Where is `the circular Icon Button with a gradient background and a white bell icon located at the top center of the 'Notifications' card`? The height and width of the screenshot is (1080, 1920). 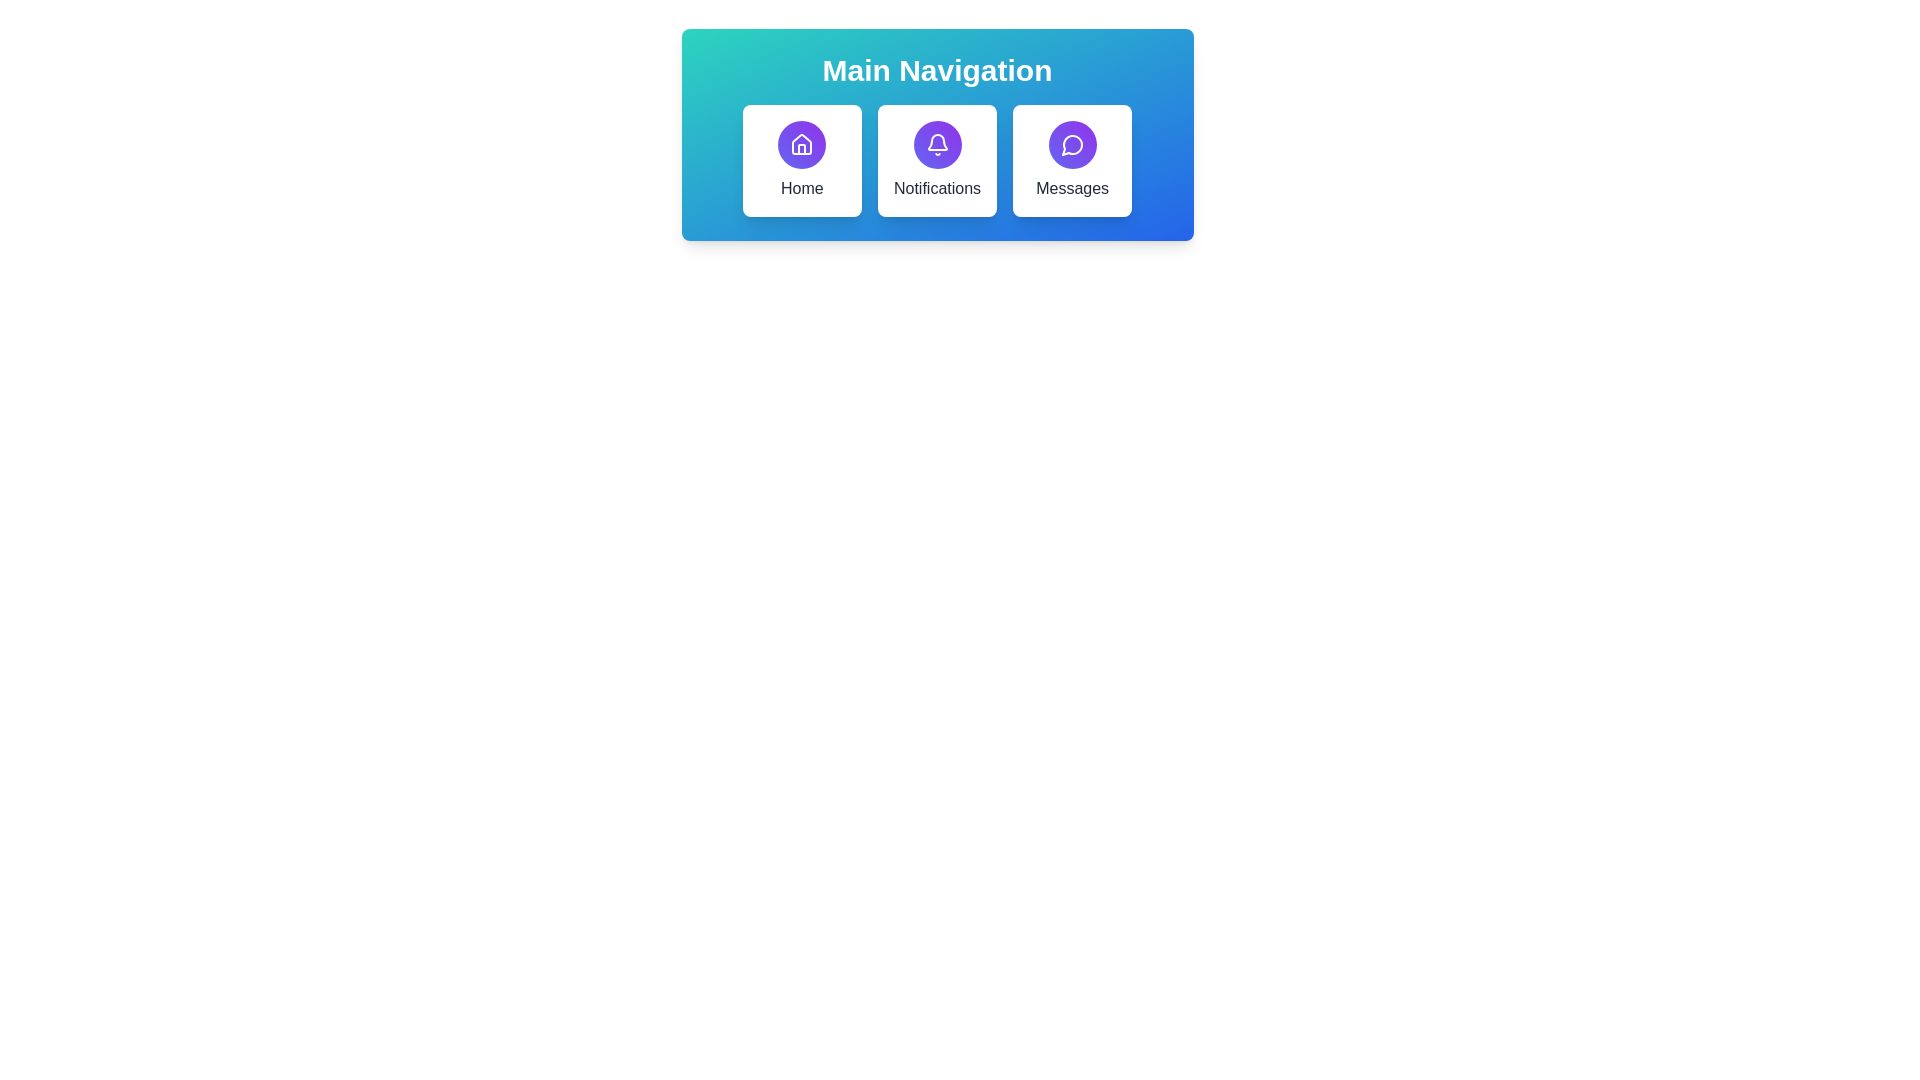 the circular Icon Button with a gradient background and a white bell icon located at the top center of the 'Notifications' card is located at coordinates (936, 144).